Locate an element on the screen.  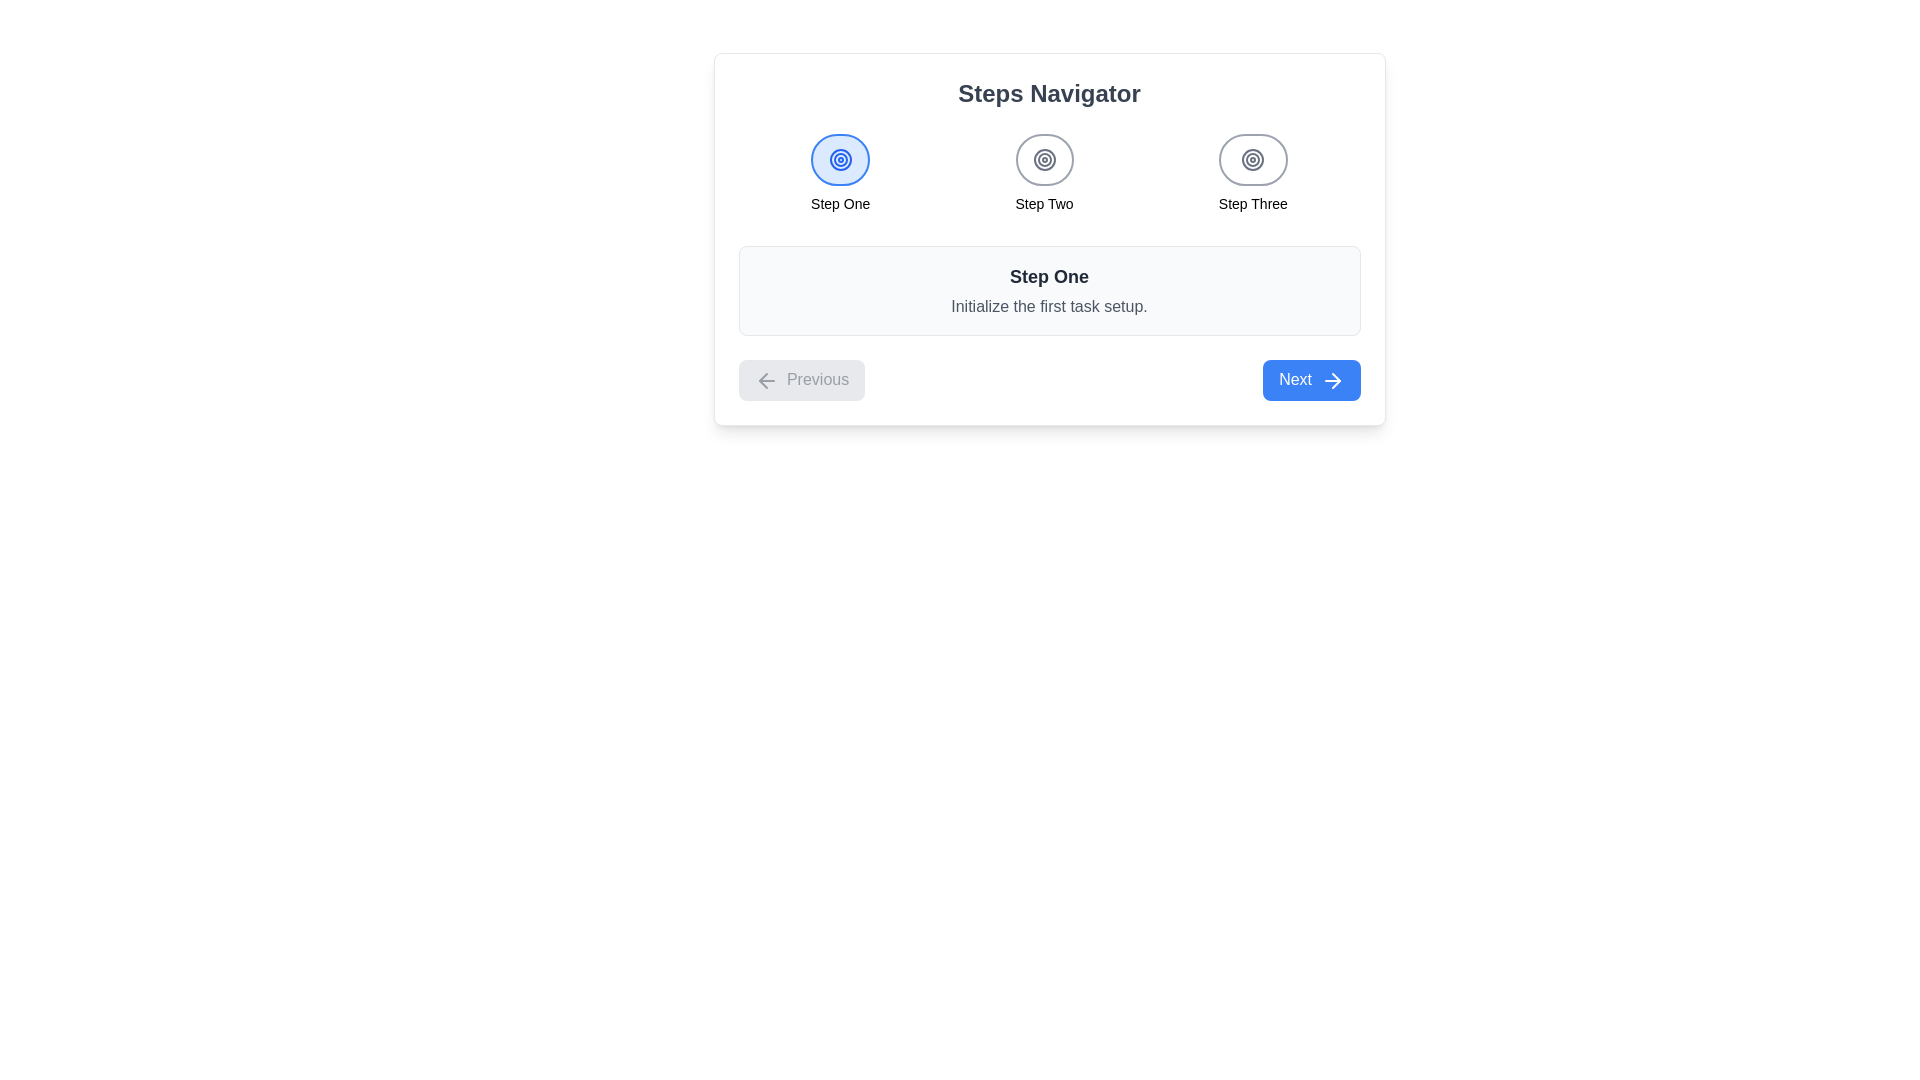
the static text element that reads 'Initialize the first task setup.' located under the 'Step One' header is located at coordinates (1048, 307).